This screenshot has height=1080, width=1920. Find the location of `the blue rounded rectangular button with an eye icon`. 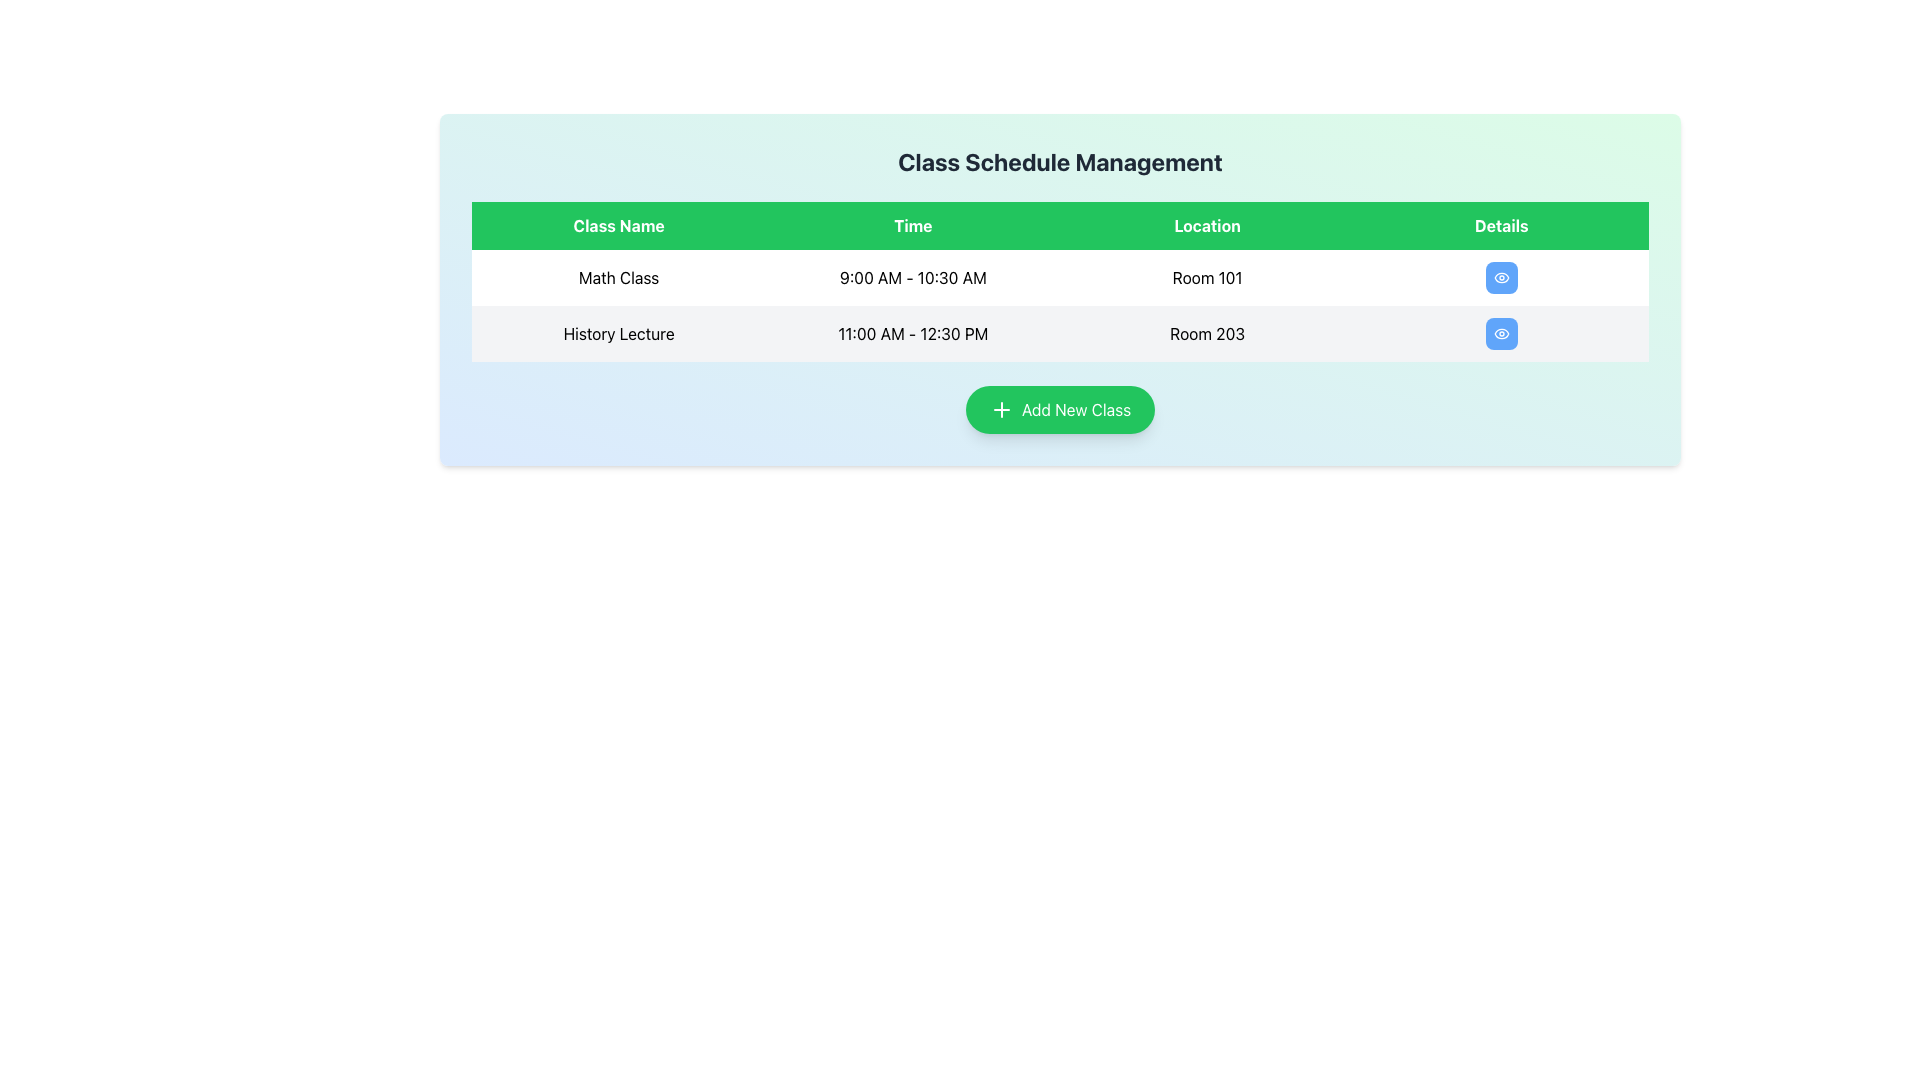

the blue rounded rectangular button with an eye icon is located at coordinates (1501, 277).